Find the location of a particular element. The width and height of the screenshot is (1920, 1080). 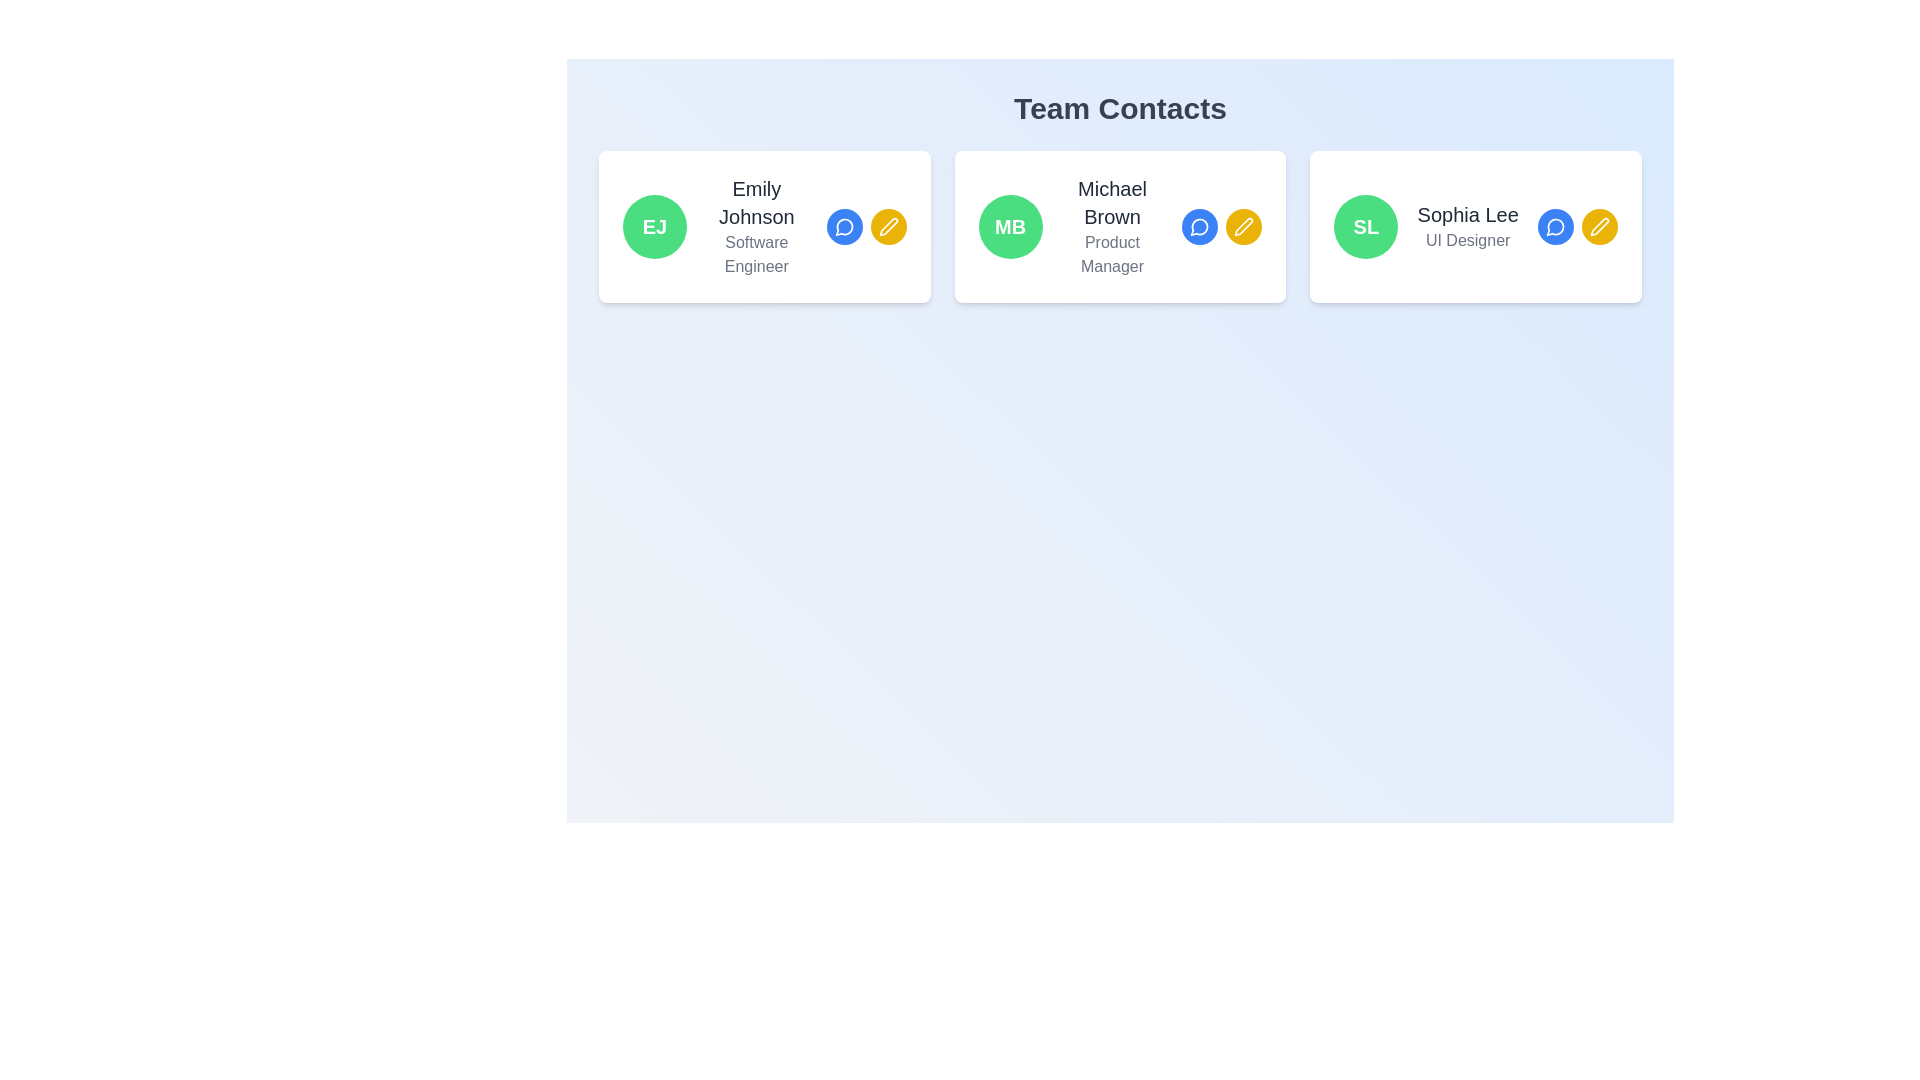

the messaging icon represented as a speech bubble outline located in the middle of the contact card for 'Michael Brown' to initiate a chat or open a messaging interface is located at coordinates (1200, 226).